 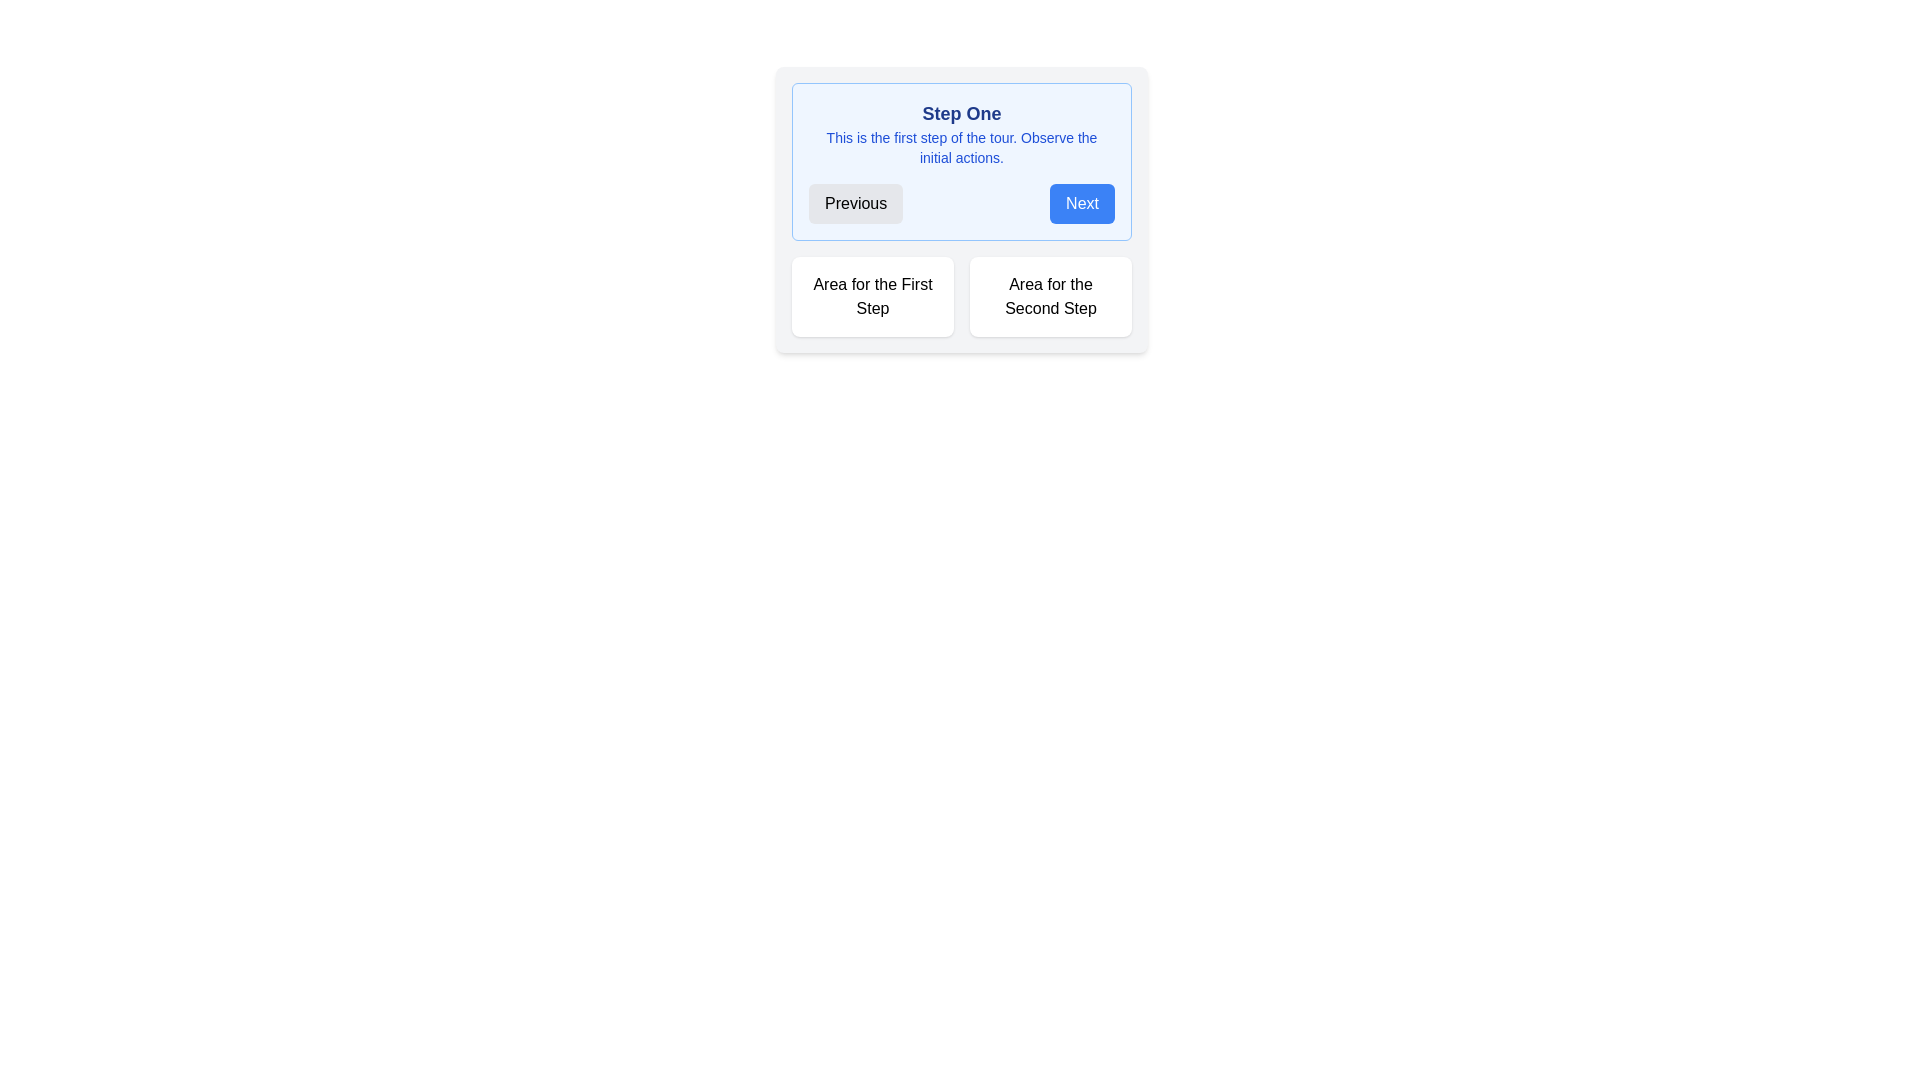 What do you see at coordinates (856, 204) in the screenshot?
I see `the 'Previous' button, which is a rounded rectangle with black text on a light gray background` at bounding box center [856, 204].